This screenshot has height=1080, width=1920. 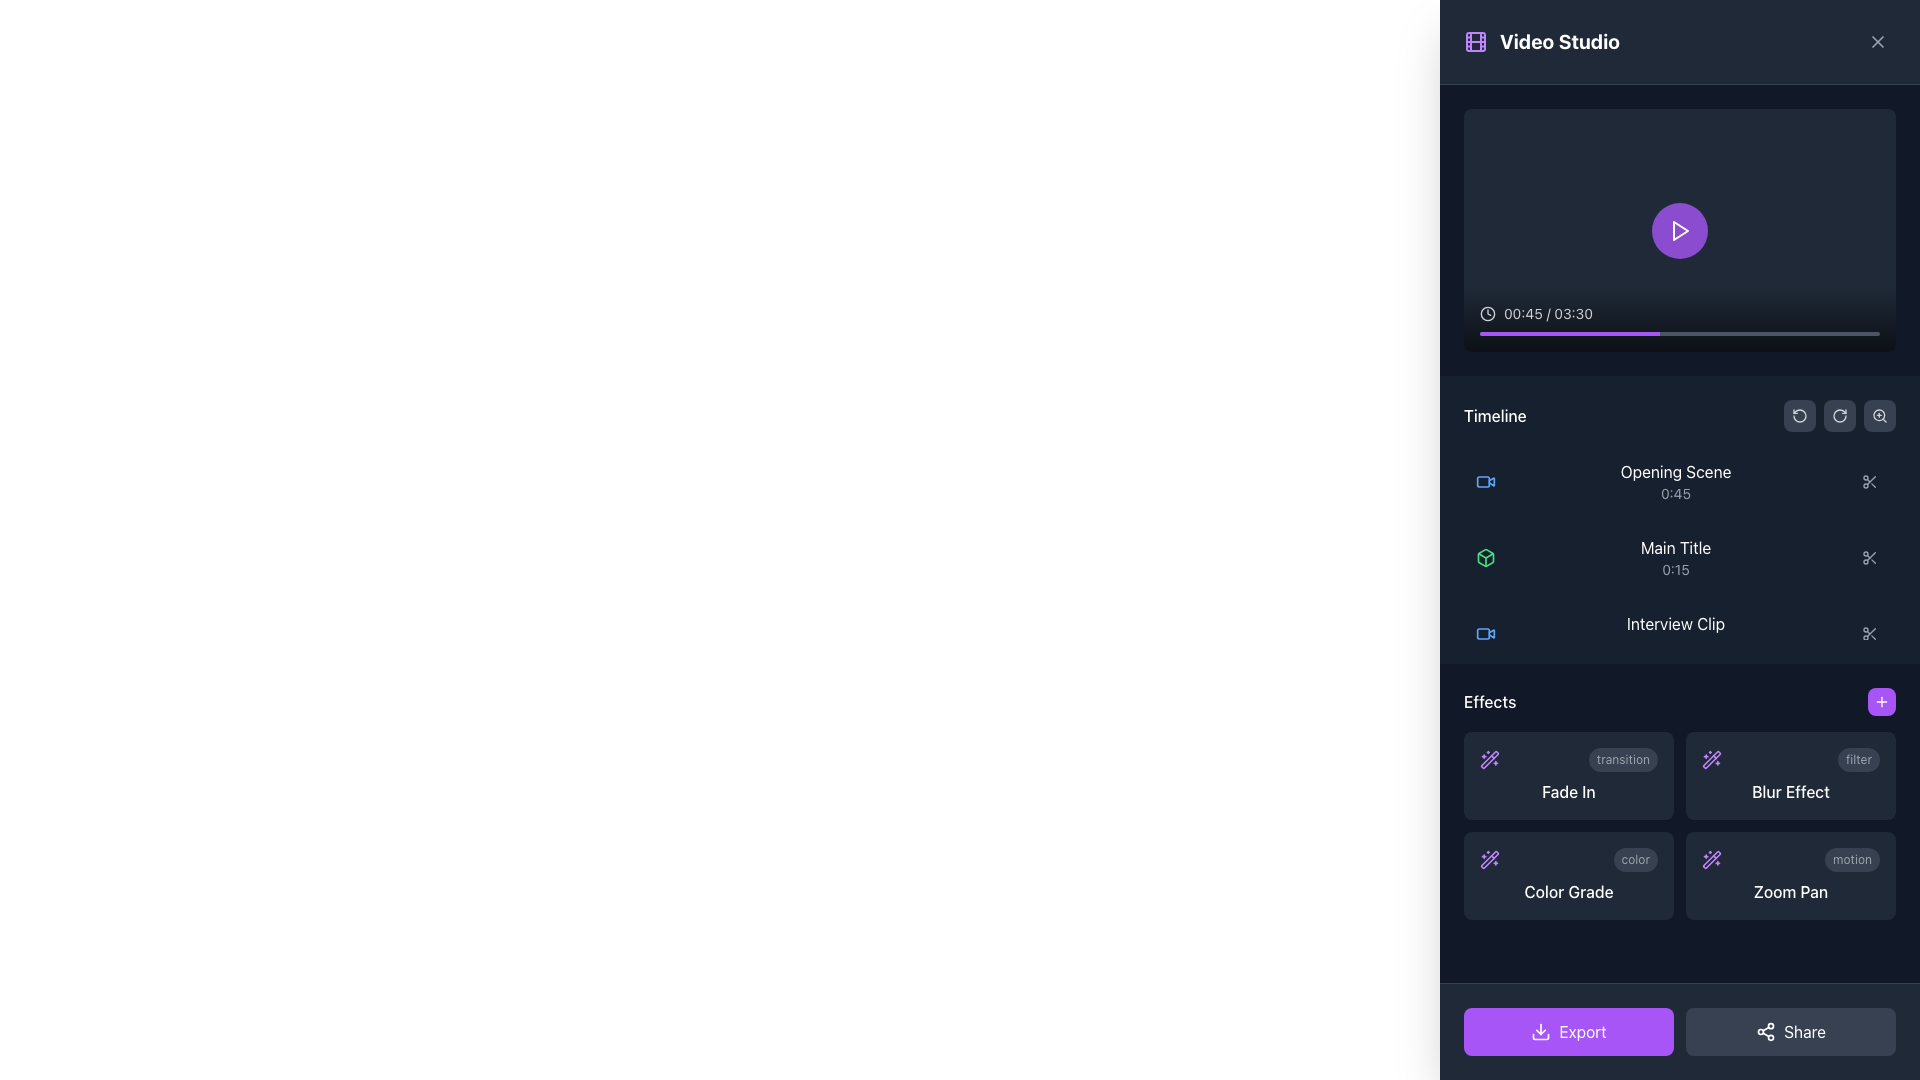 I want to click on the diagonal graphical icon resembling a wand with sparkles, styled in purple, located in the effects section at the top-left corner of the group of effect icons, so click(x=1711, y=759).